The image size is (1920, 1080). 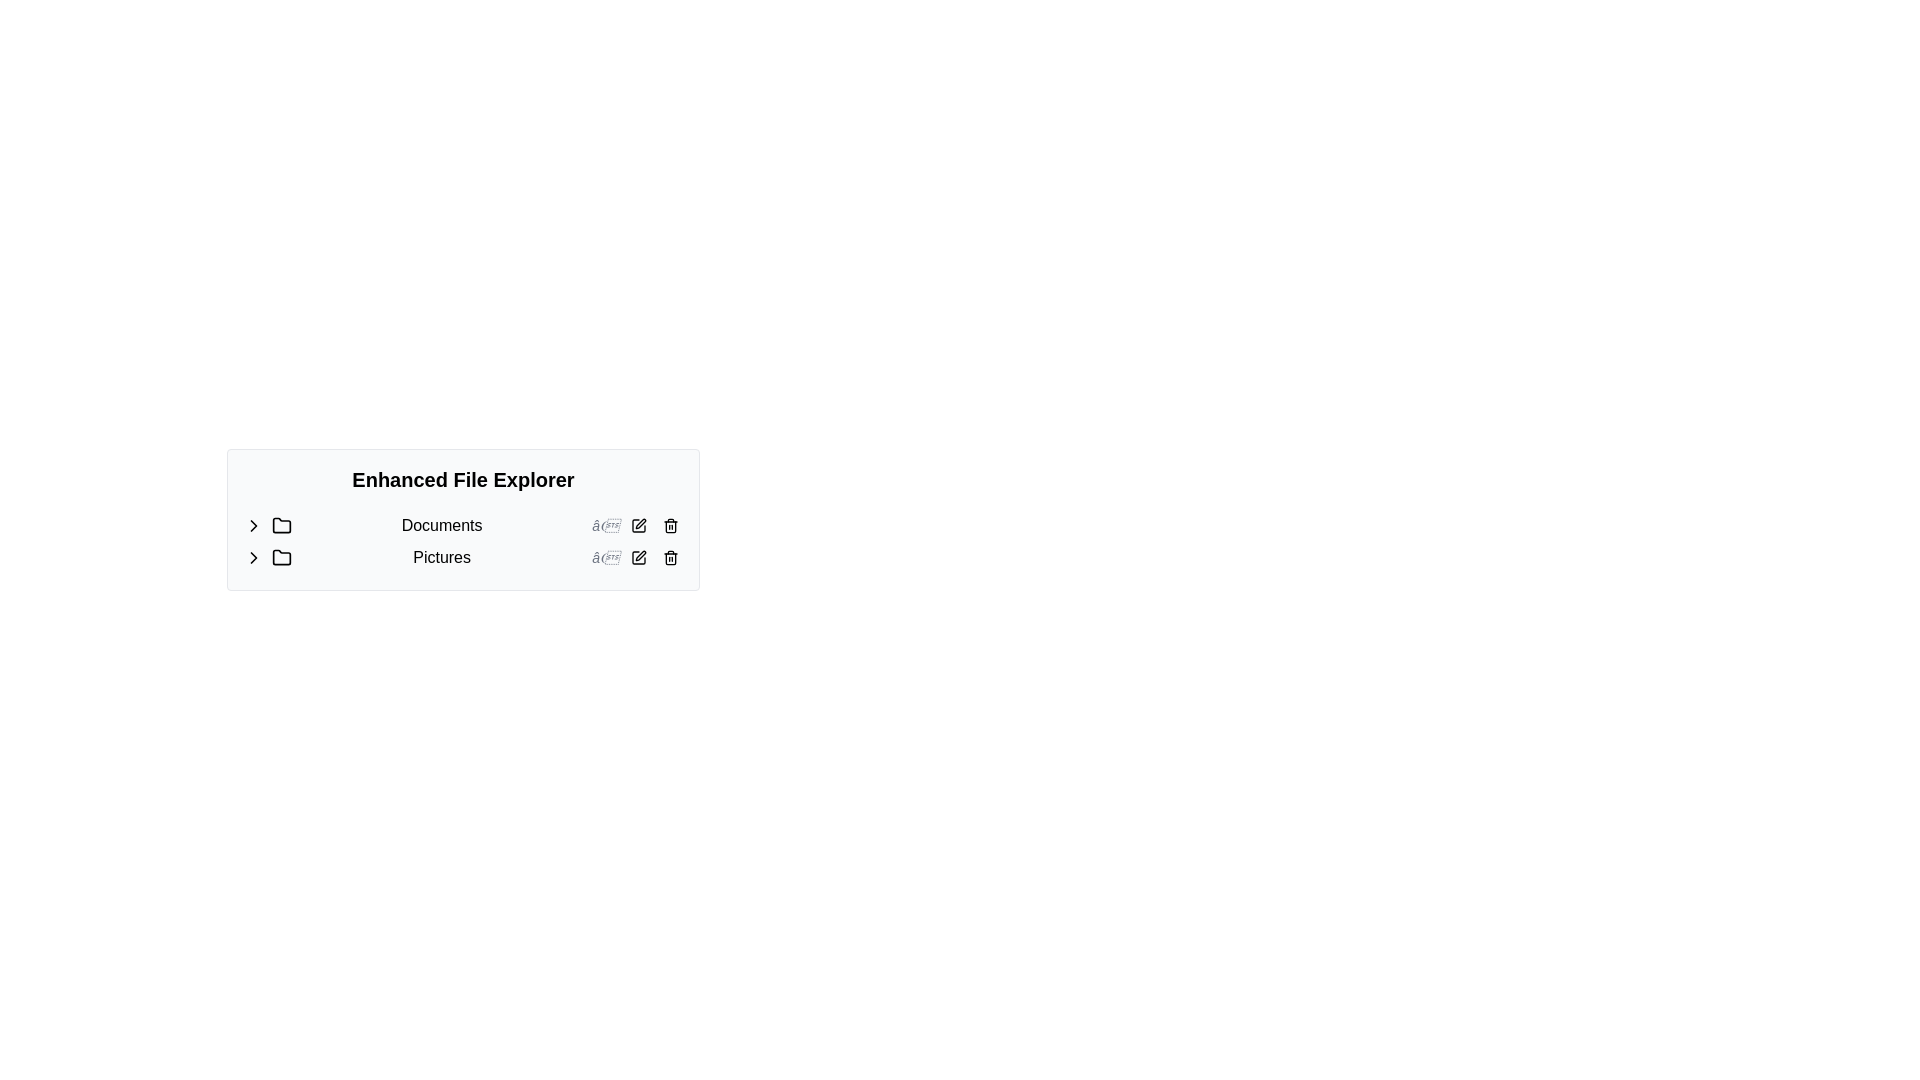 What do you see at coordinates (281, 556) in the screenshot?
I see `the folder icon representing the 'Pictures' folder in the file explorer interface, which is the second entry in the list` at bounding box center [281, 556].